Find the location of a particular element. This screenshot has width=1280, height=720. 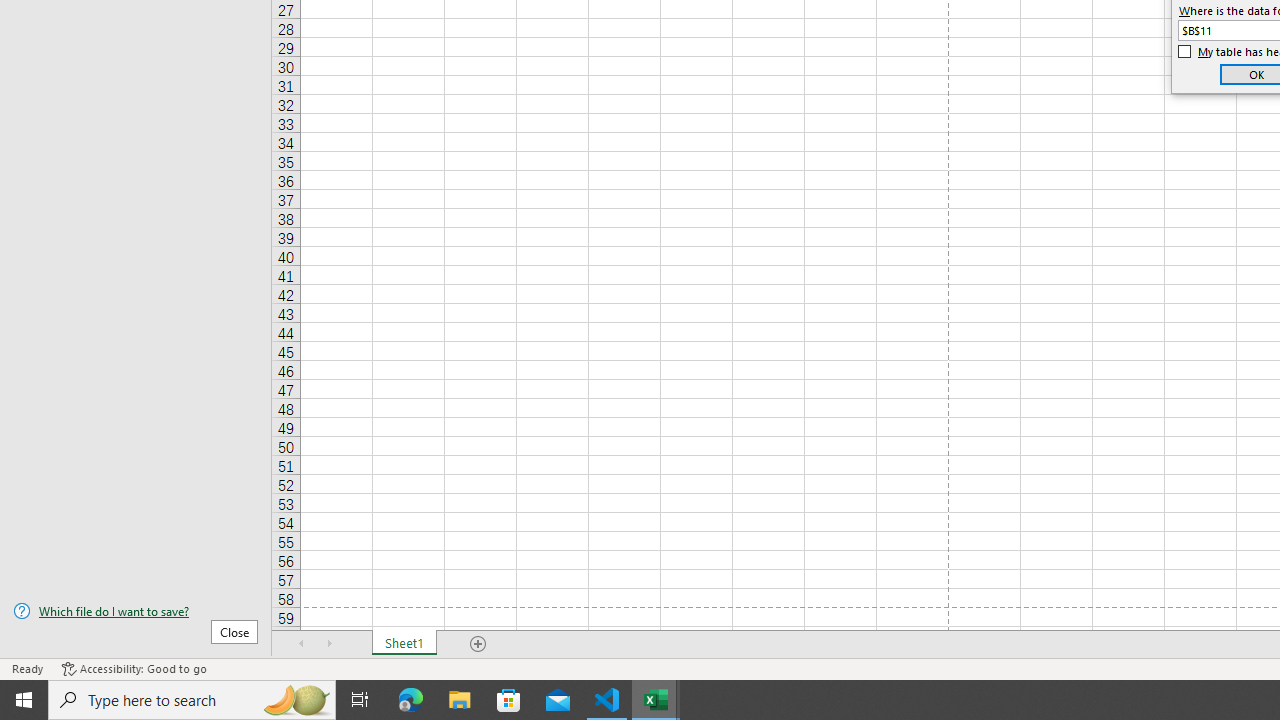

'Accessibility Checker Accessibility: Good to go' is located at coordinates (133, 669).